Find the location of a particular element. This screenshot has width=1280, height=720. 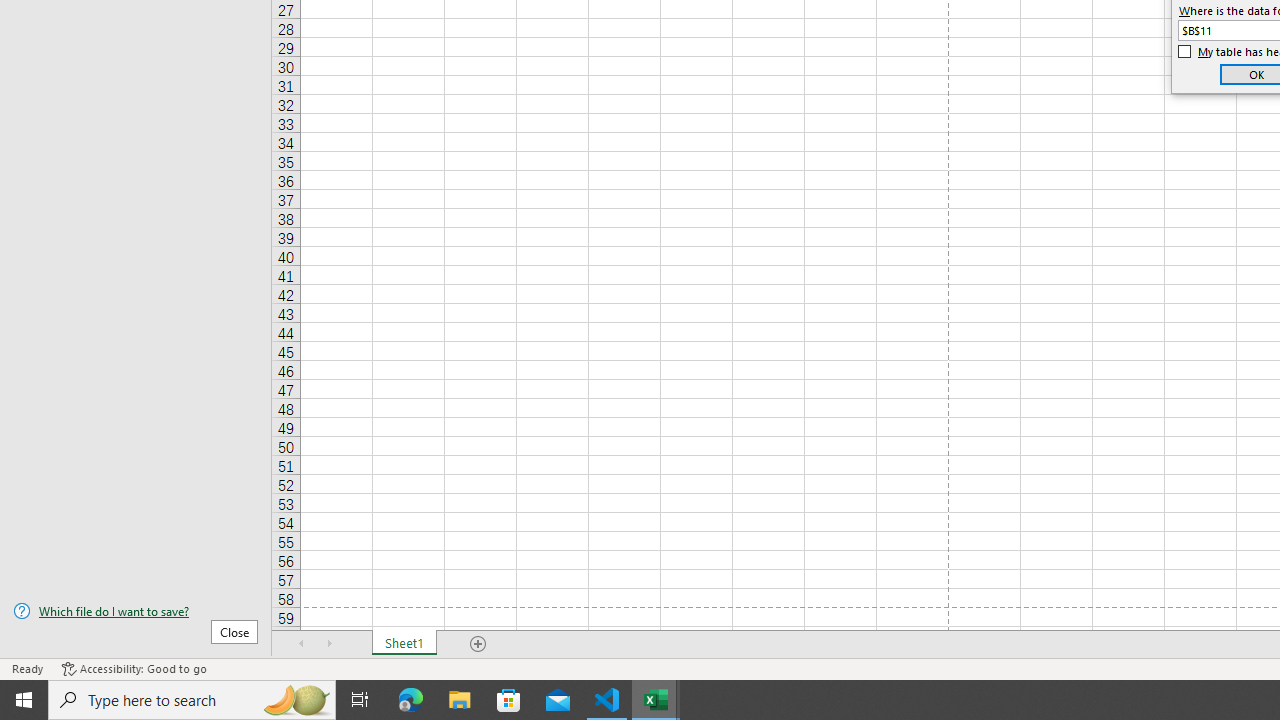

'Accessibility Checker Accessibility: Good to go' is located at coordinates (133, 669).